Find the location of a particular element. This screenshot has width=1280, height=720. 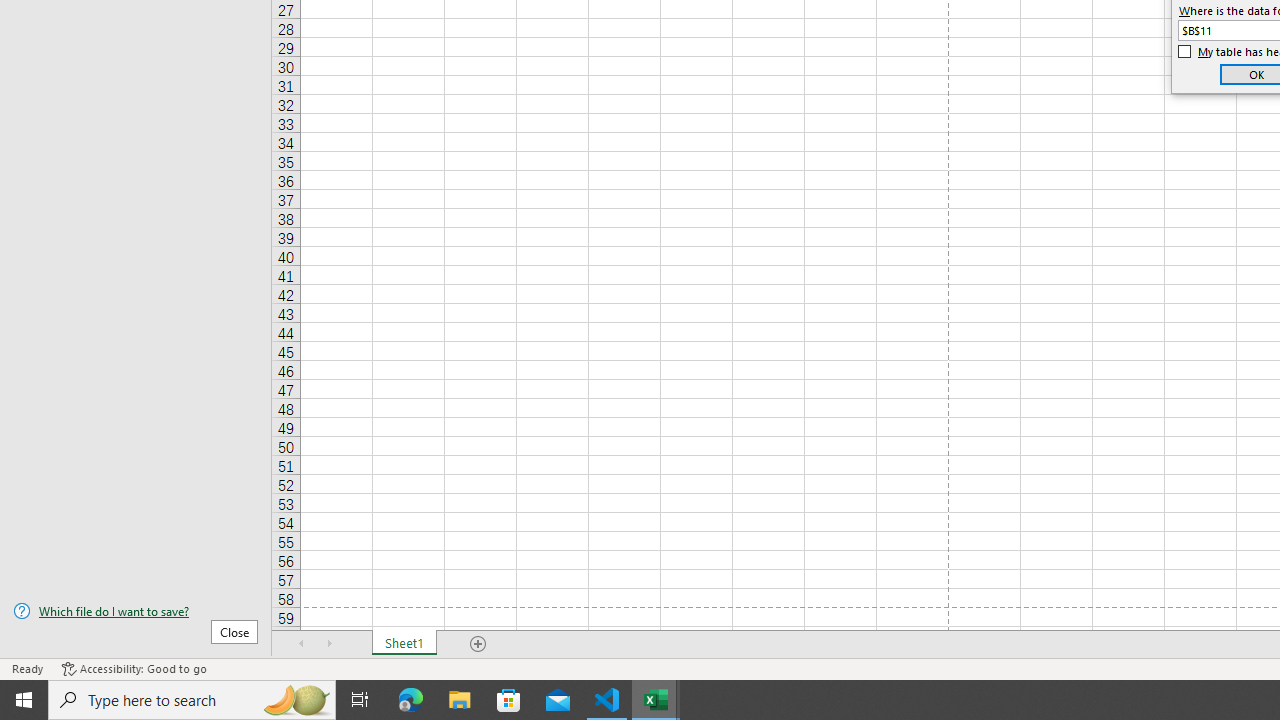

'Accessibility Checker Accessibility: Good to go' is located at coordinates (133, 669).